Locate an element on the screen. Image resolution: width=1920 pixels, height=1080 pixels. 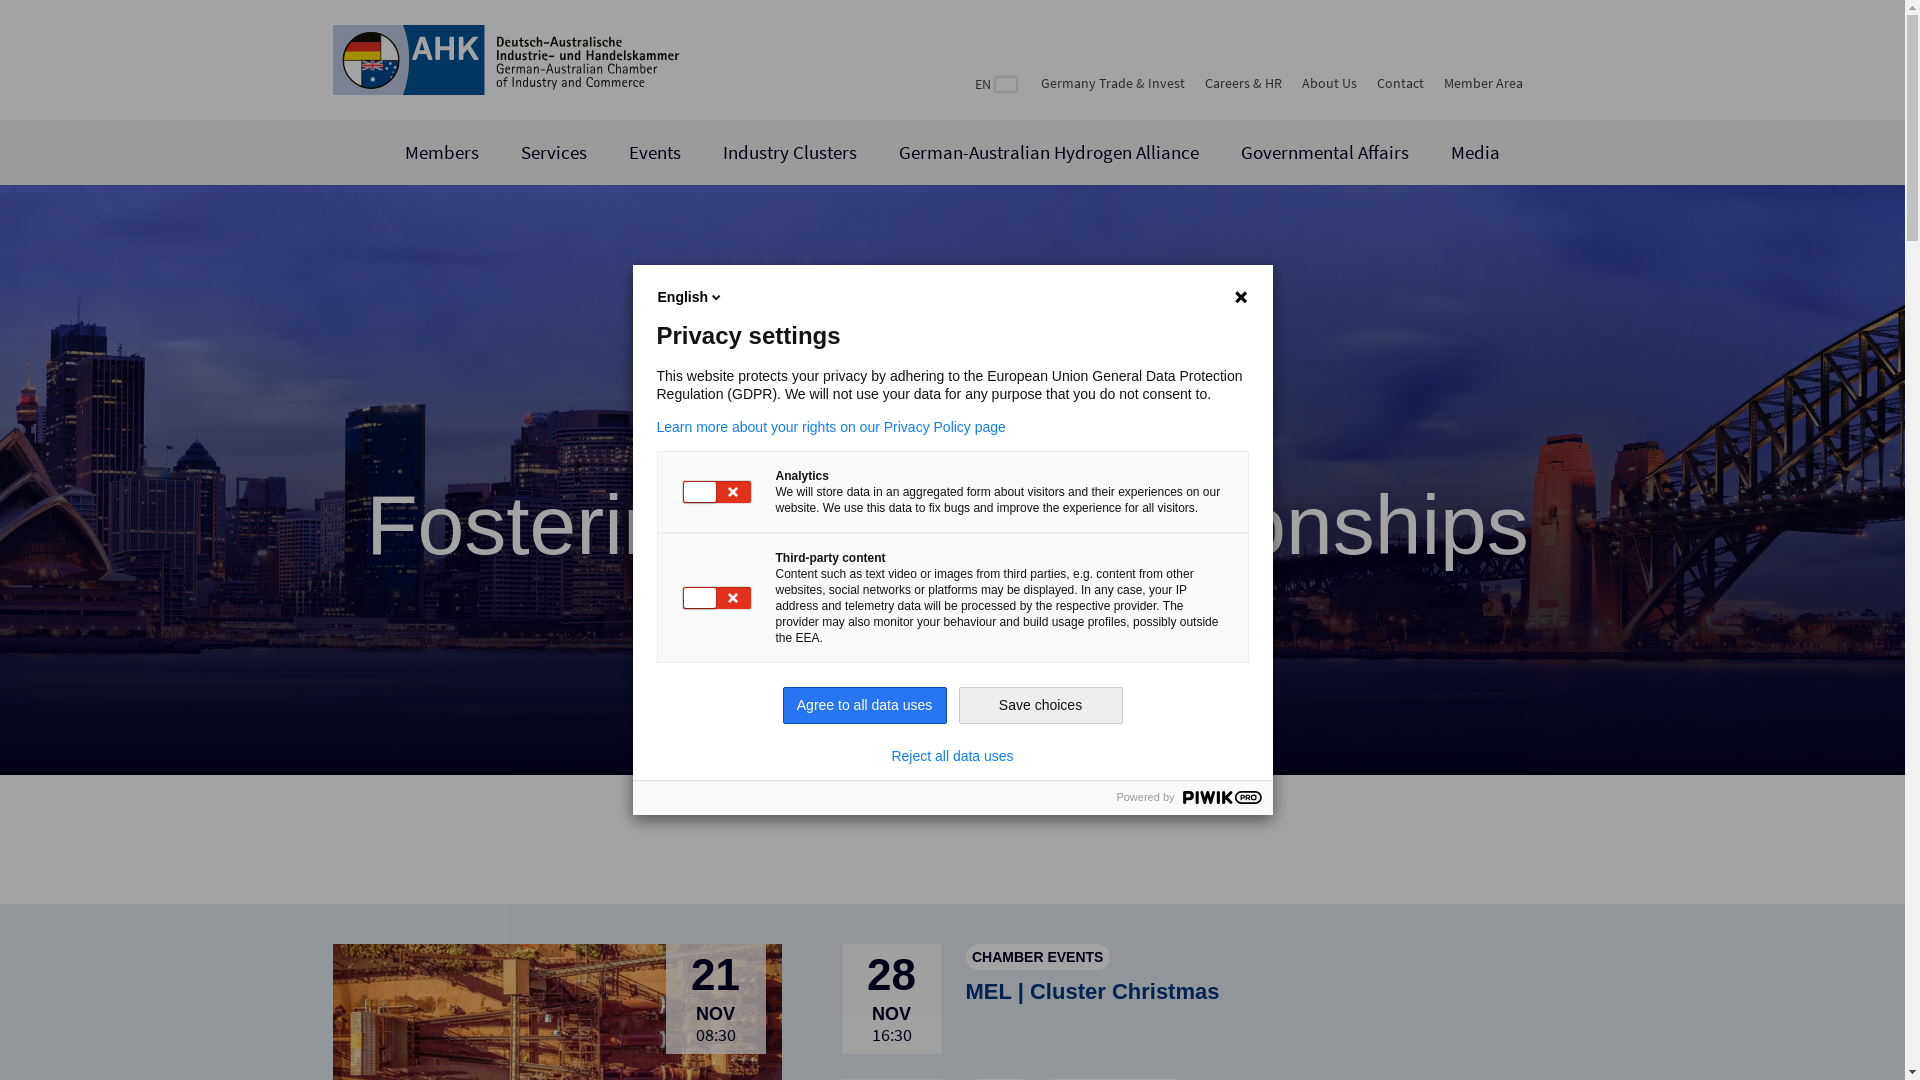
'Reject all data uses' is located at coordinates (950, 756).